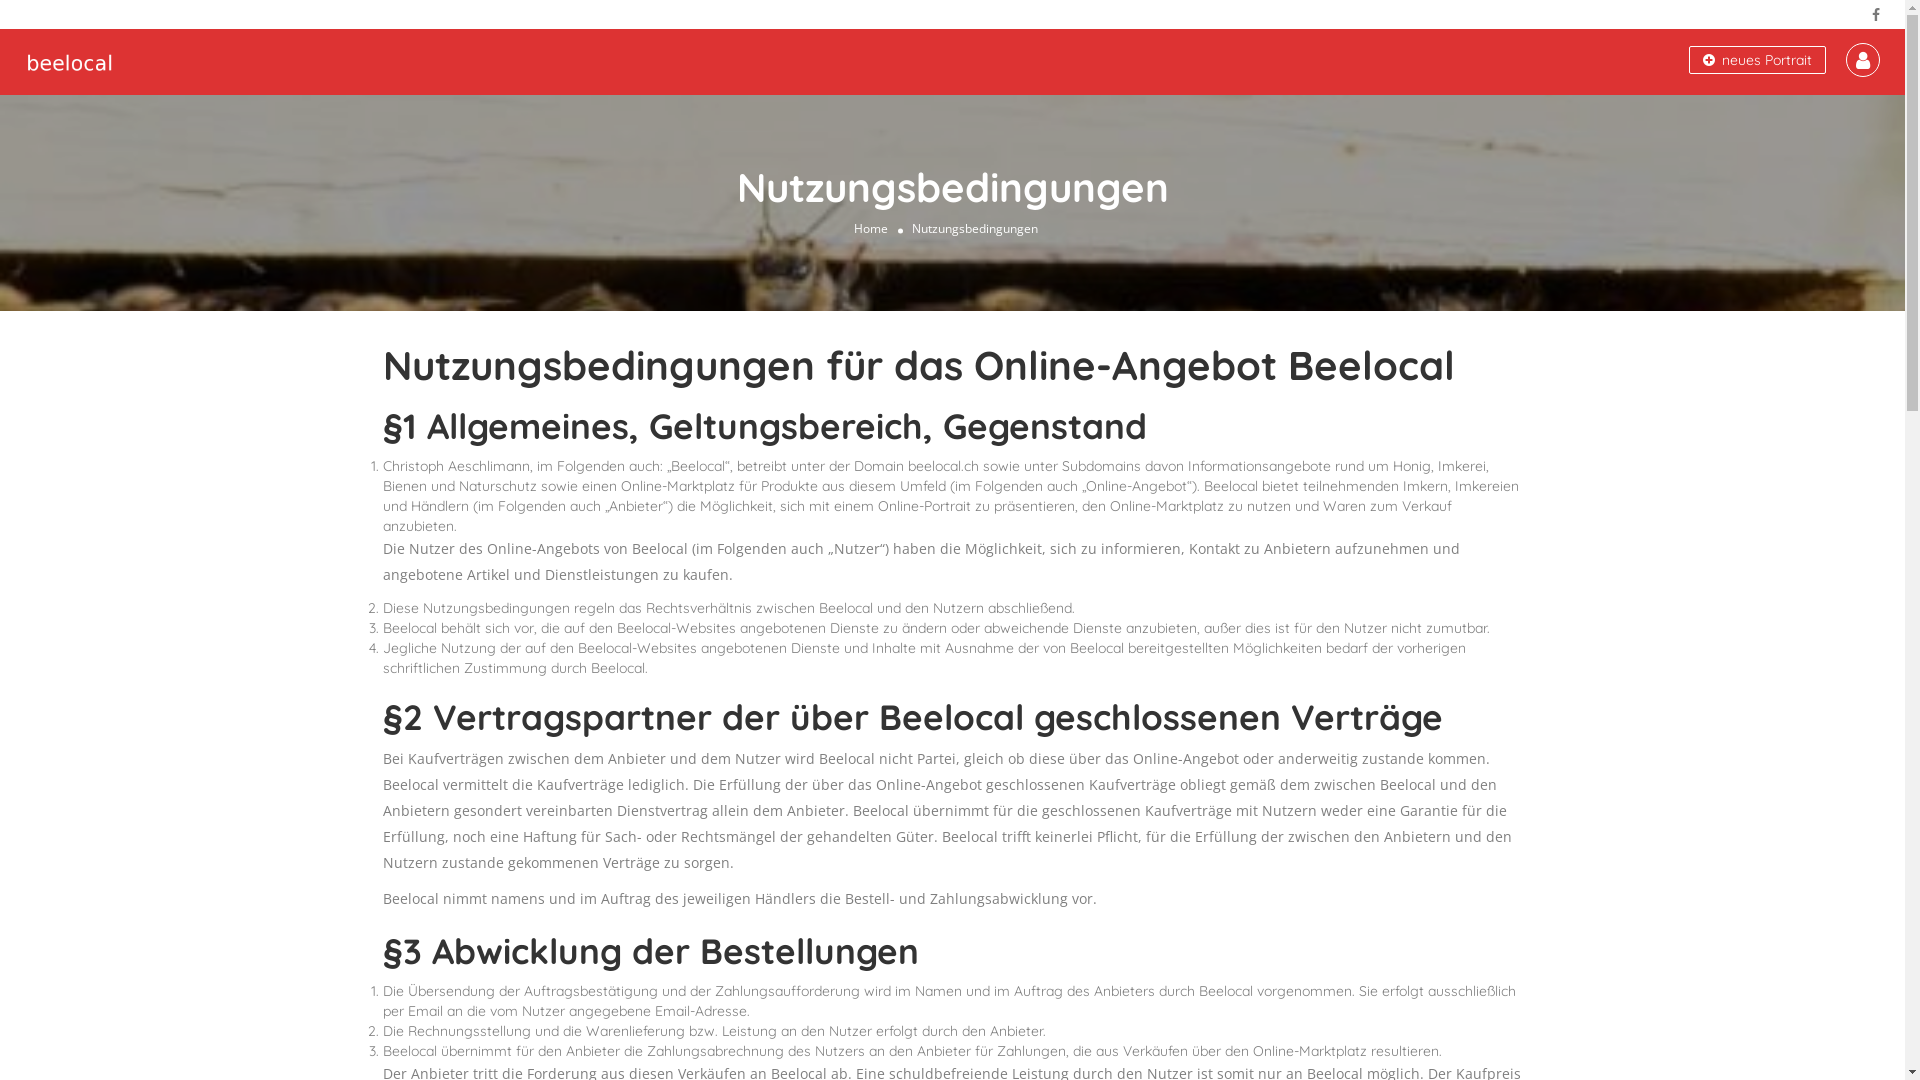  What do you see at coordinates (1756, 59) in the screenshot?
I see `'neues Portrait'` at bounding box center [1756, 59].